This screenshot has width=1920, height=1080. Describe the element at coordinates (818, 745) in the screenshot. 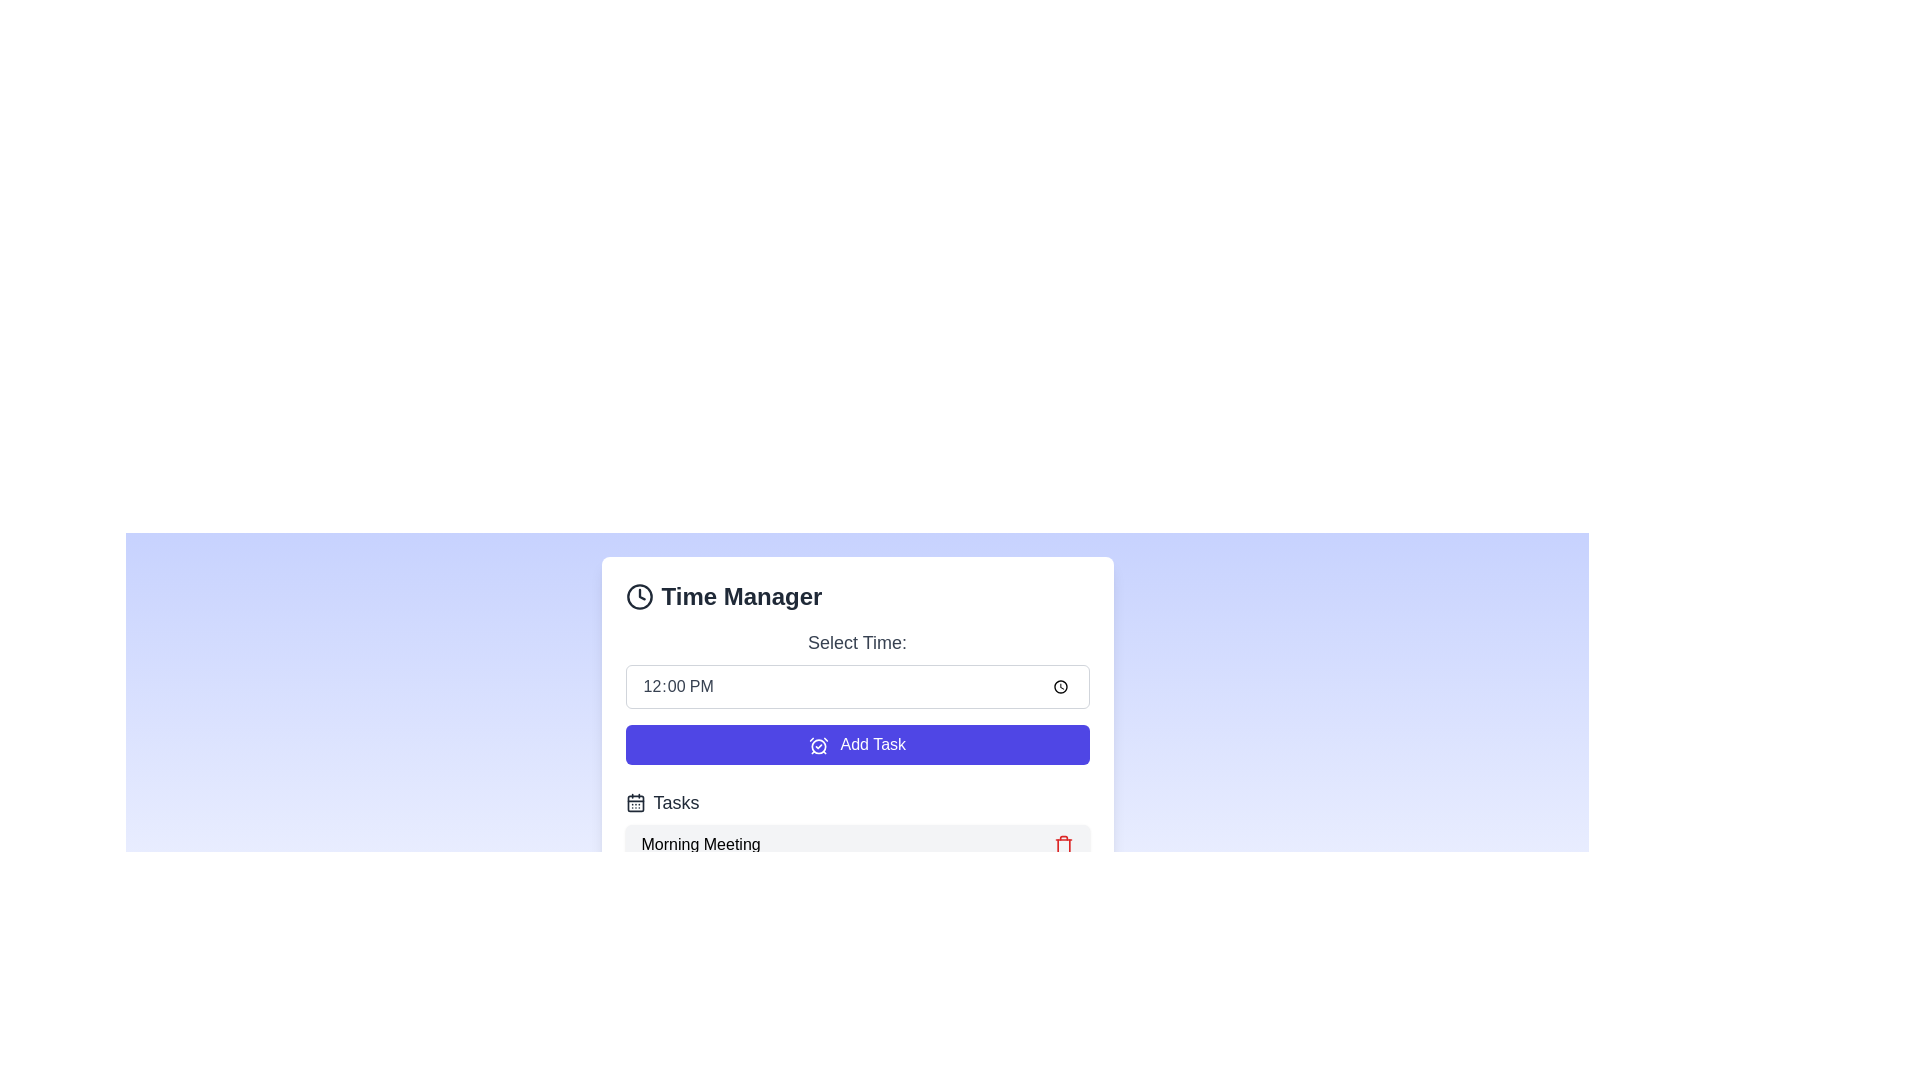

I see `the small alarm clock icon with a check mark inside, which is located to the left of the 'Add Task' text` at that location.